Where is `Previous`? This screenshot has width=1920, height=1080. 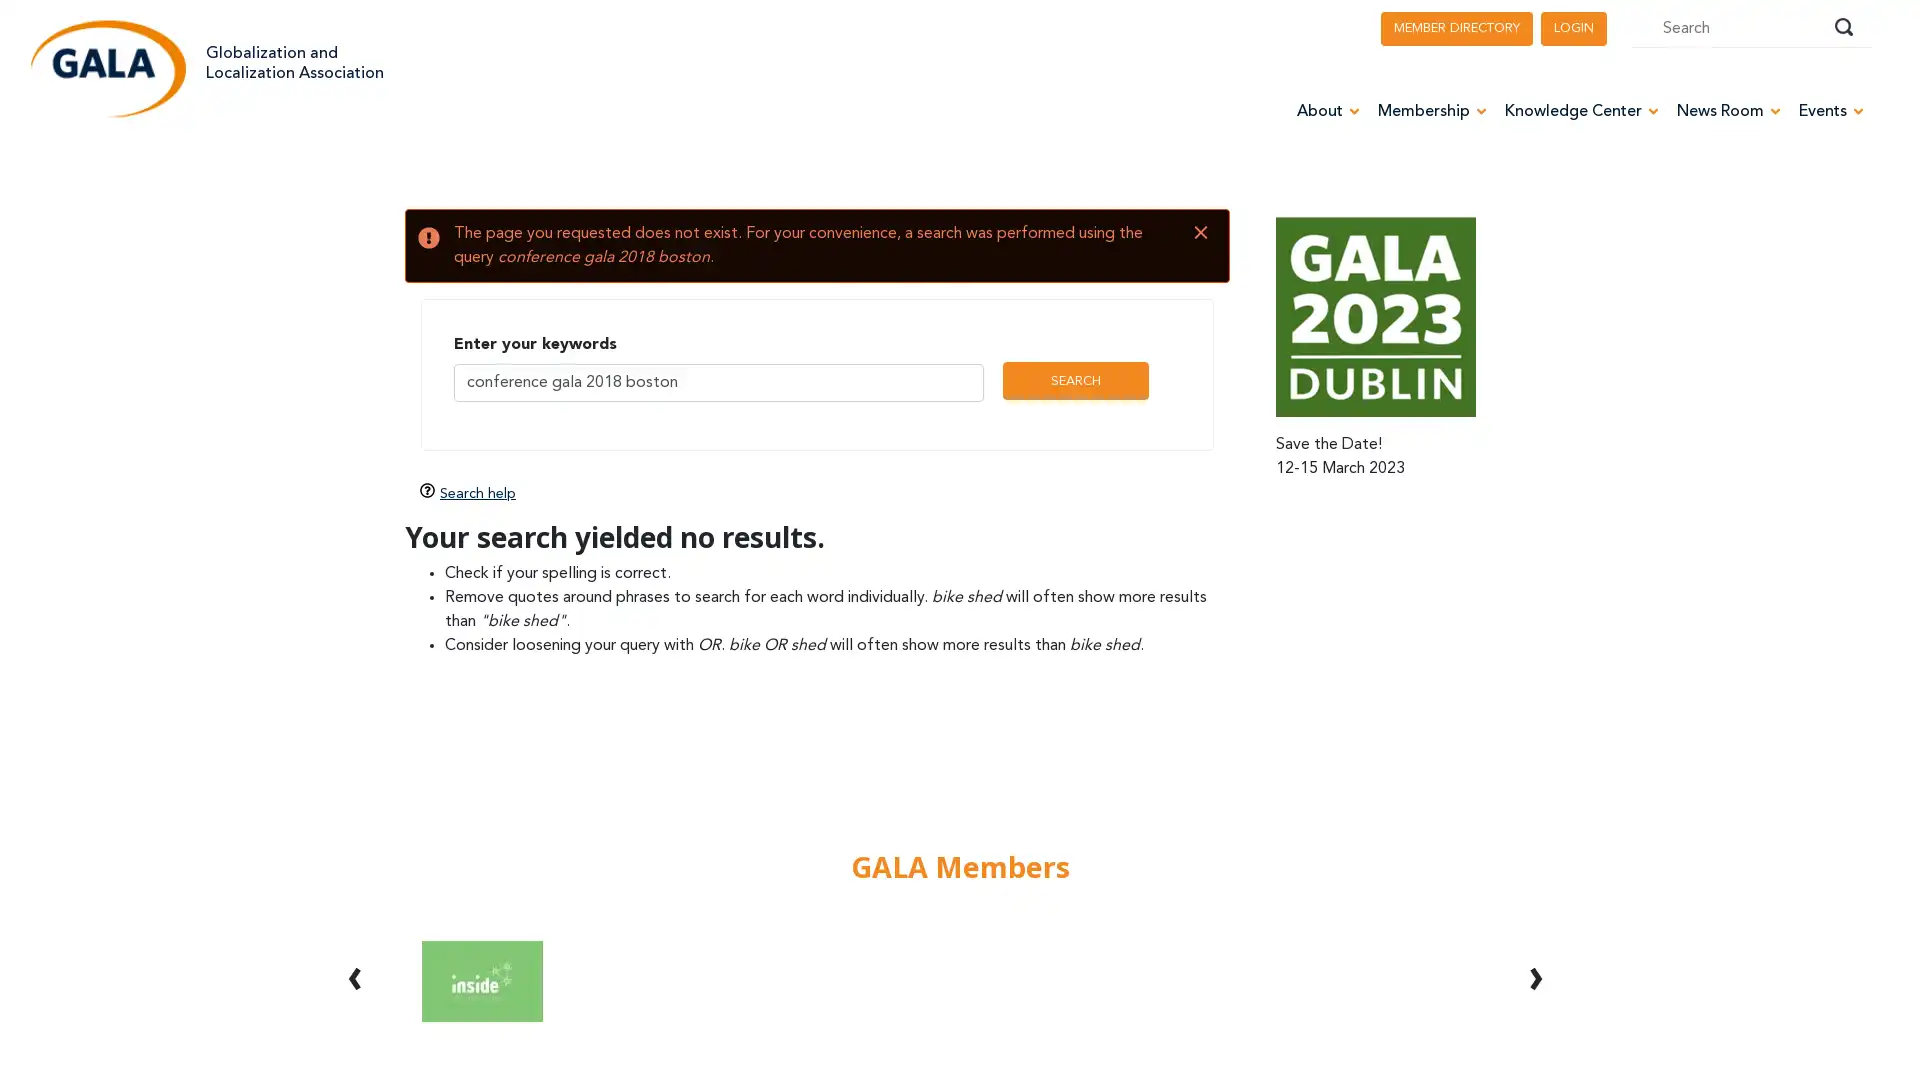
Previous is located at coordinates (354, 955).